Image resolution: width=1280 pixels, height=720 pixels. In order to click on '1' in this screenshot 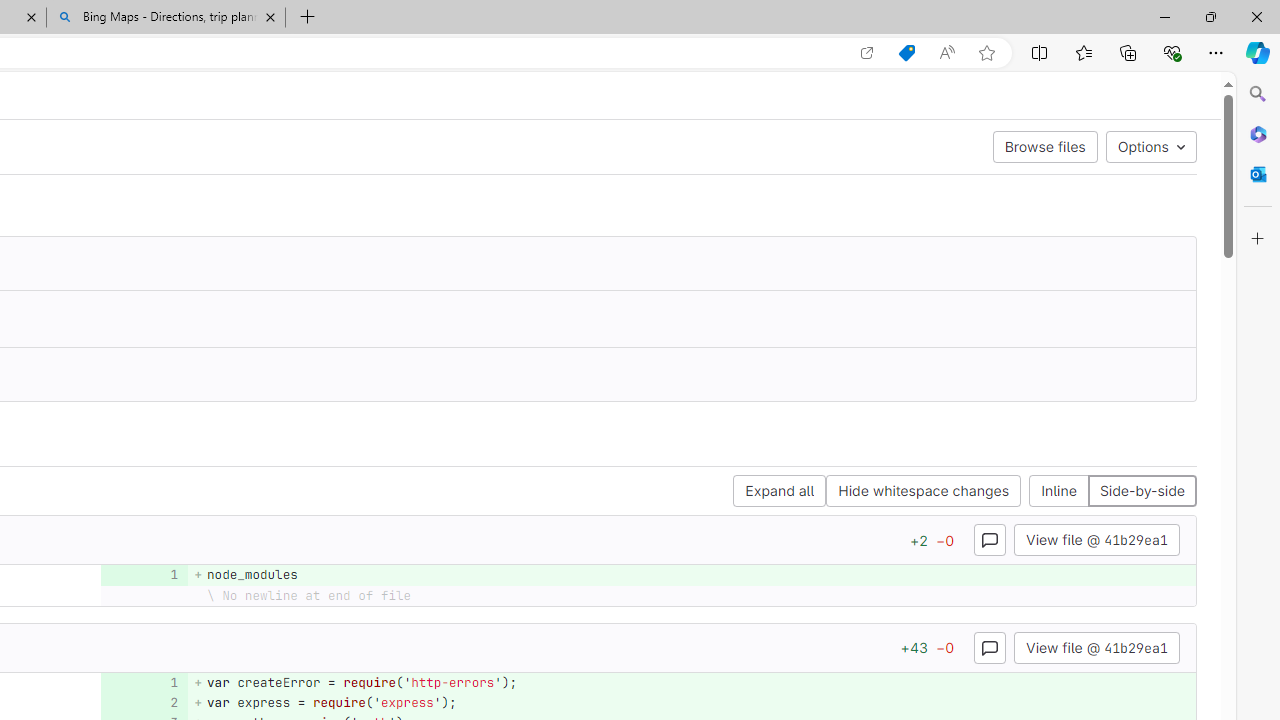, I will do `click(141, 681)`.